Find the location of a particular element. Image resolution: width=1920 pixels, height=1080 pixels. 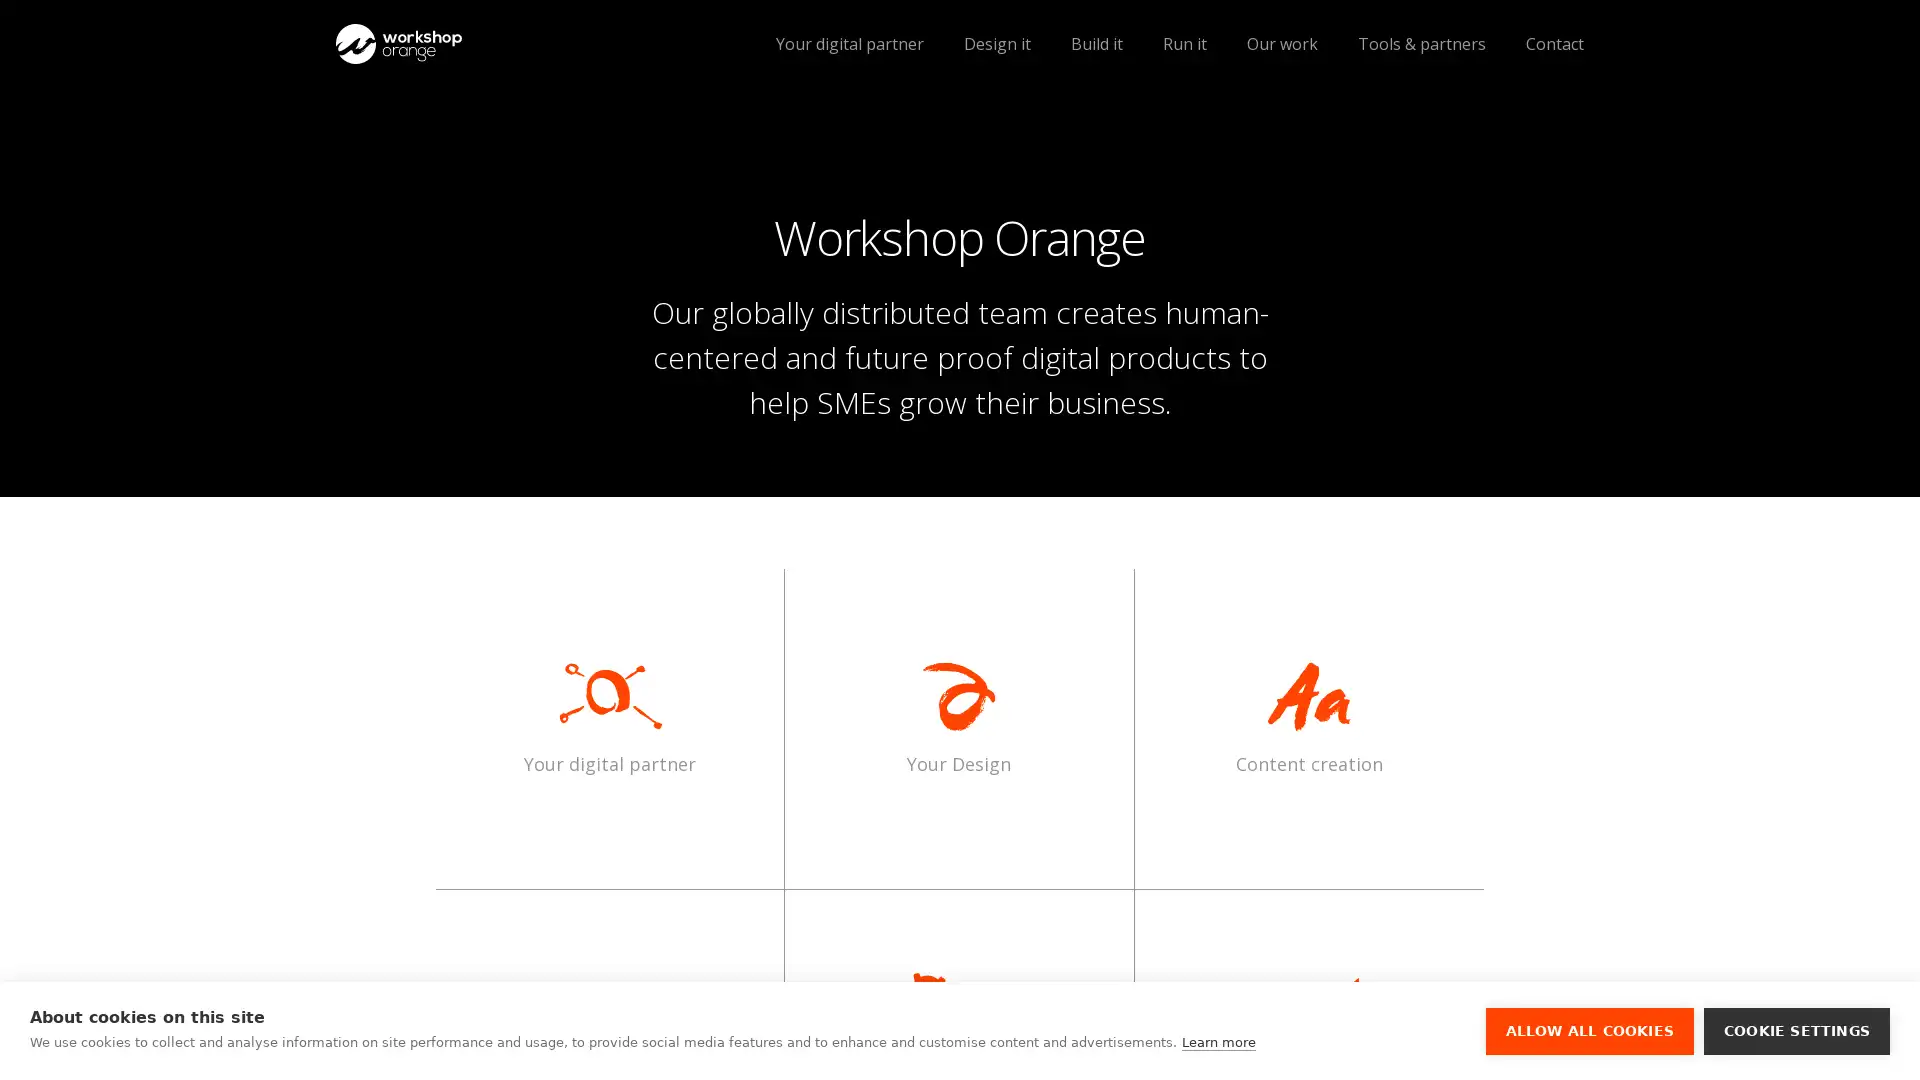

Websites is located at coordinates (493, 167).